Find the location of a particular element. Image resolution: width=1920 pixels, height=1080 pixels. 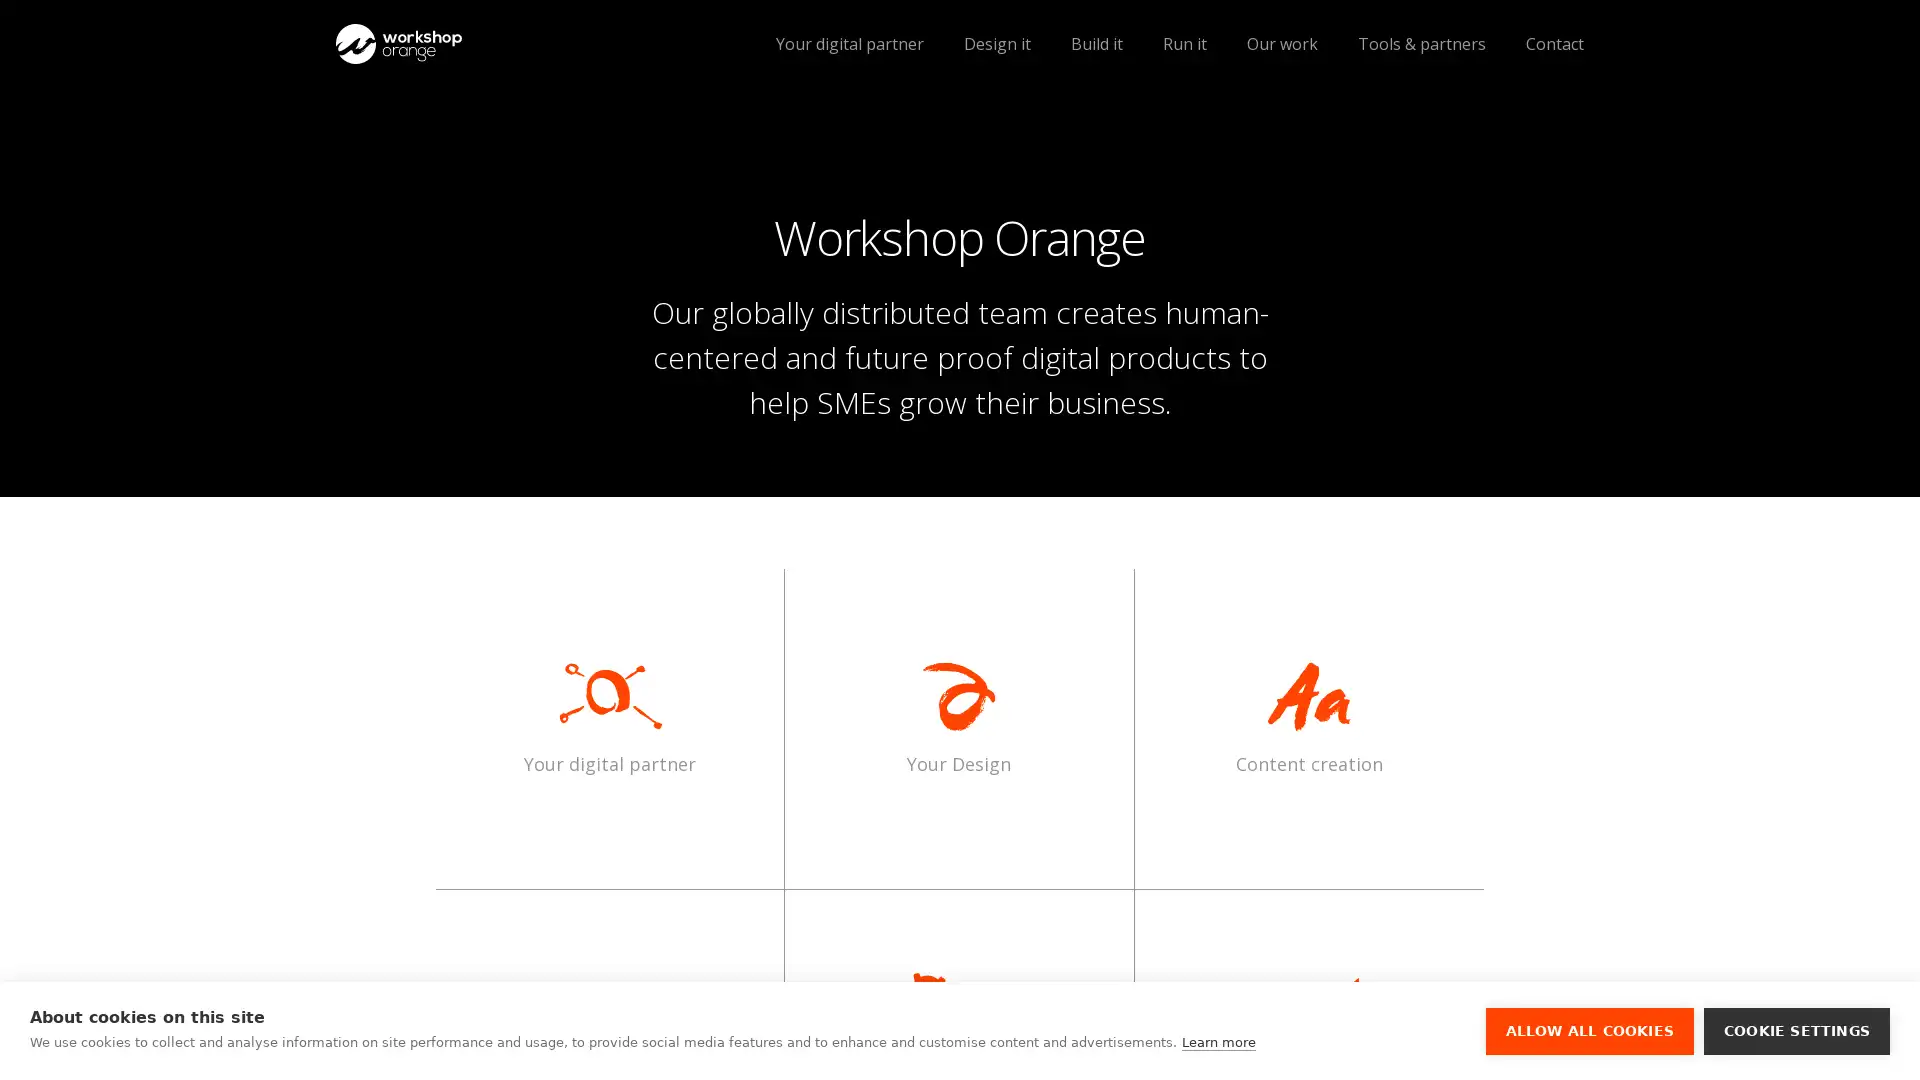

Websites is located at coordinates (493, 167).